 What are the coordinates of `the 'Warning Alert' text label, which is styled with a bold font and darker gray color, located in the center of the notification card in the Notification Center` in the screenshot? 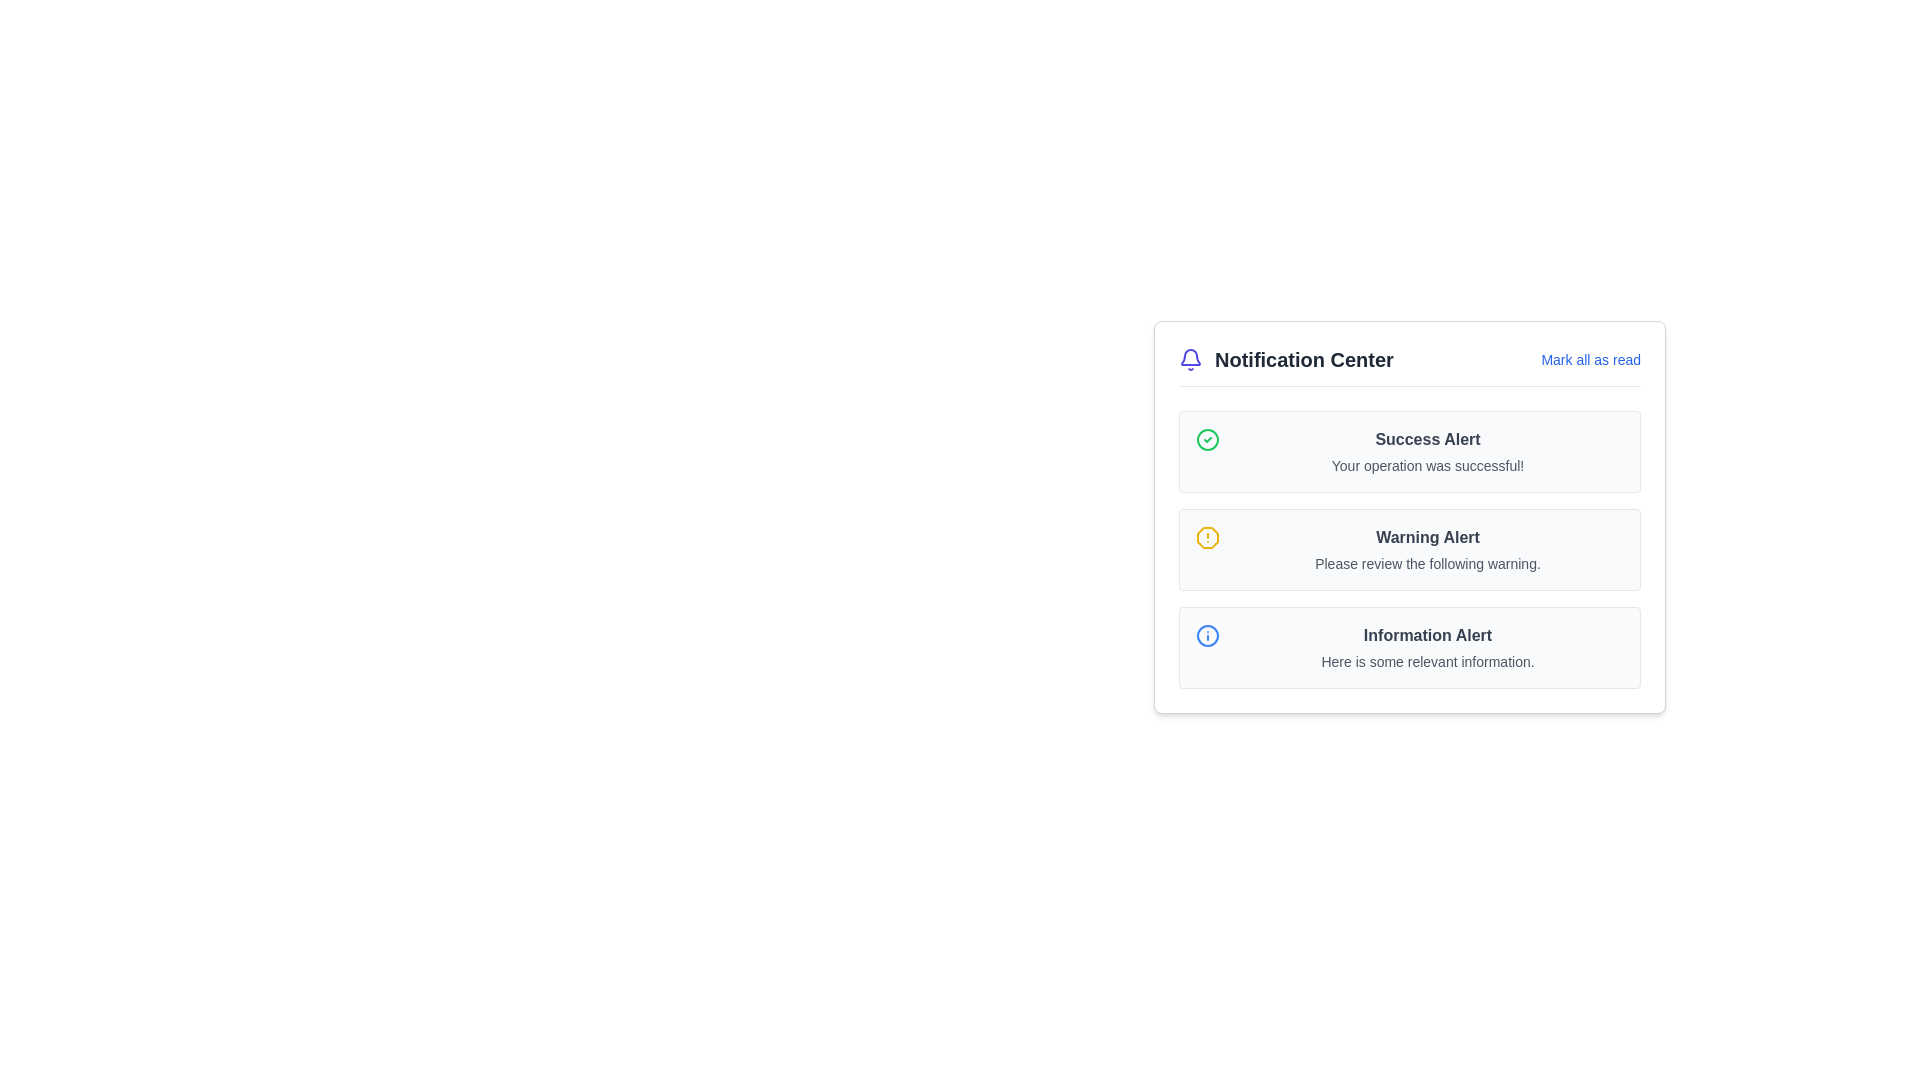 It's located at (1427, 536).